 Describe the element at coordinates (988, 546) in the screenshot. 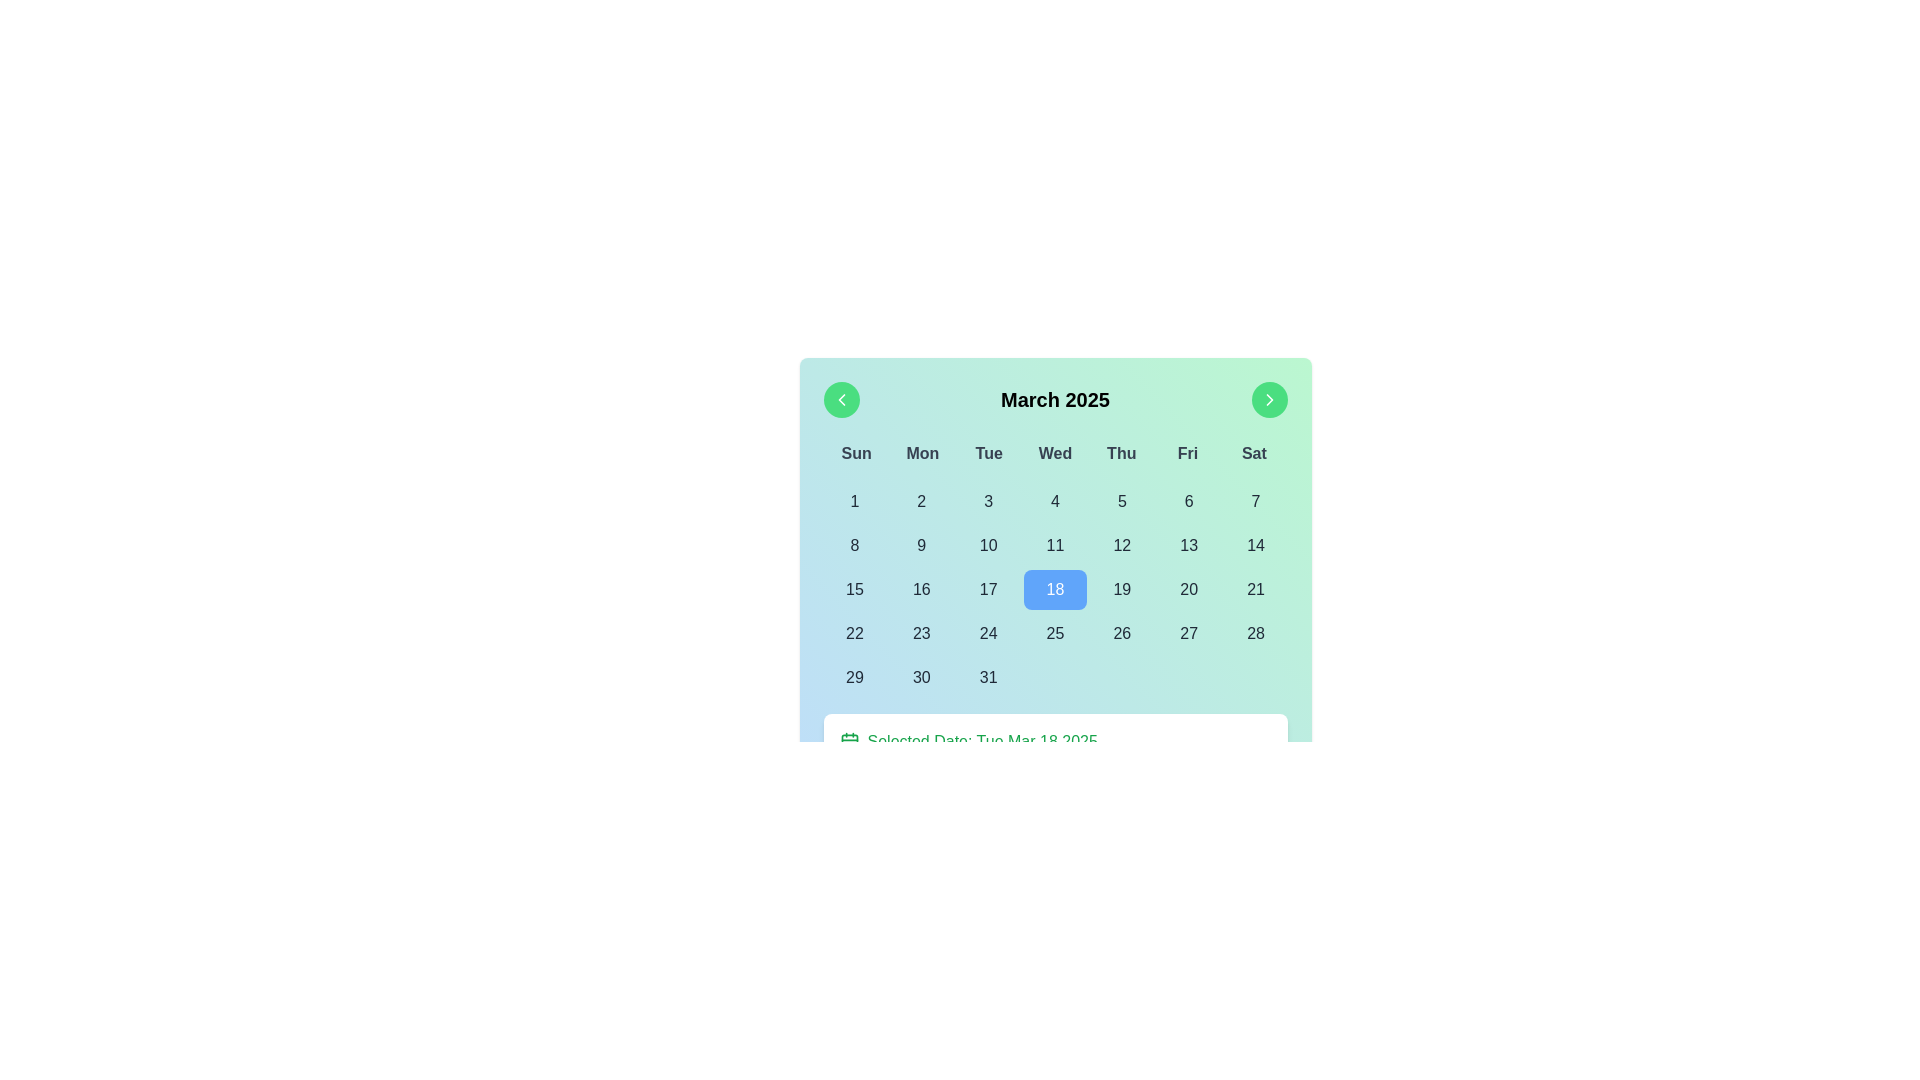

I see `the small, rectangular button labeled '10' located in the second row and third column of the calendar grid` at that location.